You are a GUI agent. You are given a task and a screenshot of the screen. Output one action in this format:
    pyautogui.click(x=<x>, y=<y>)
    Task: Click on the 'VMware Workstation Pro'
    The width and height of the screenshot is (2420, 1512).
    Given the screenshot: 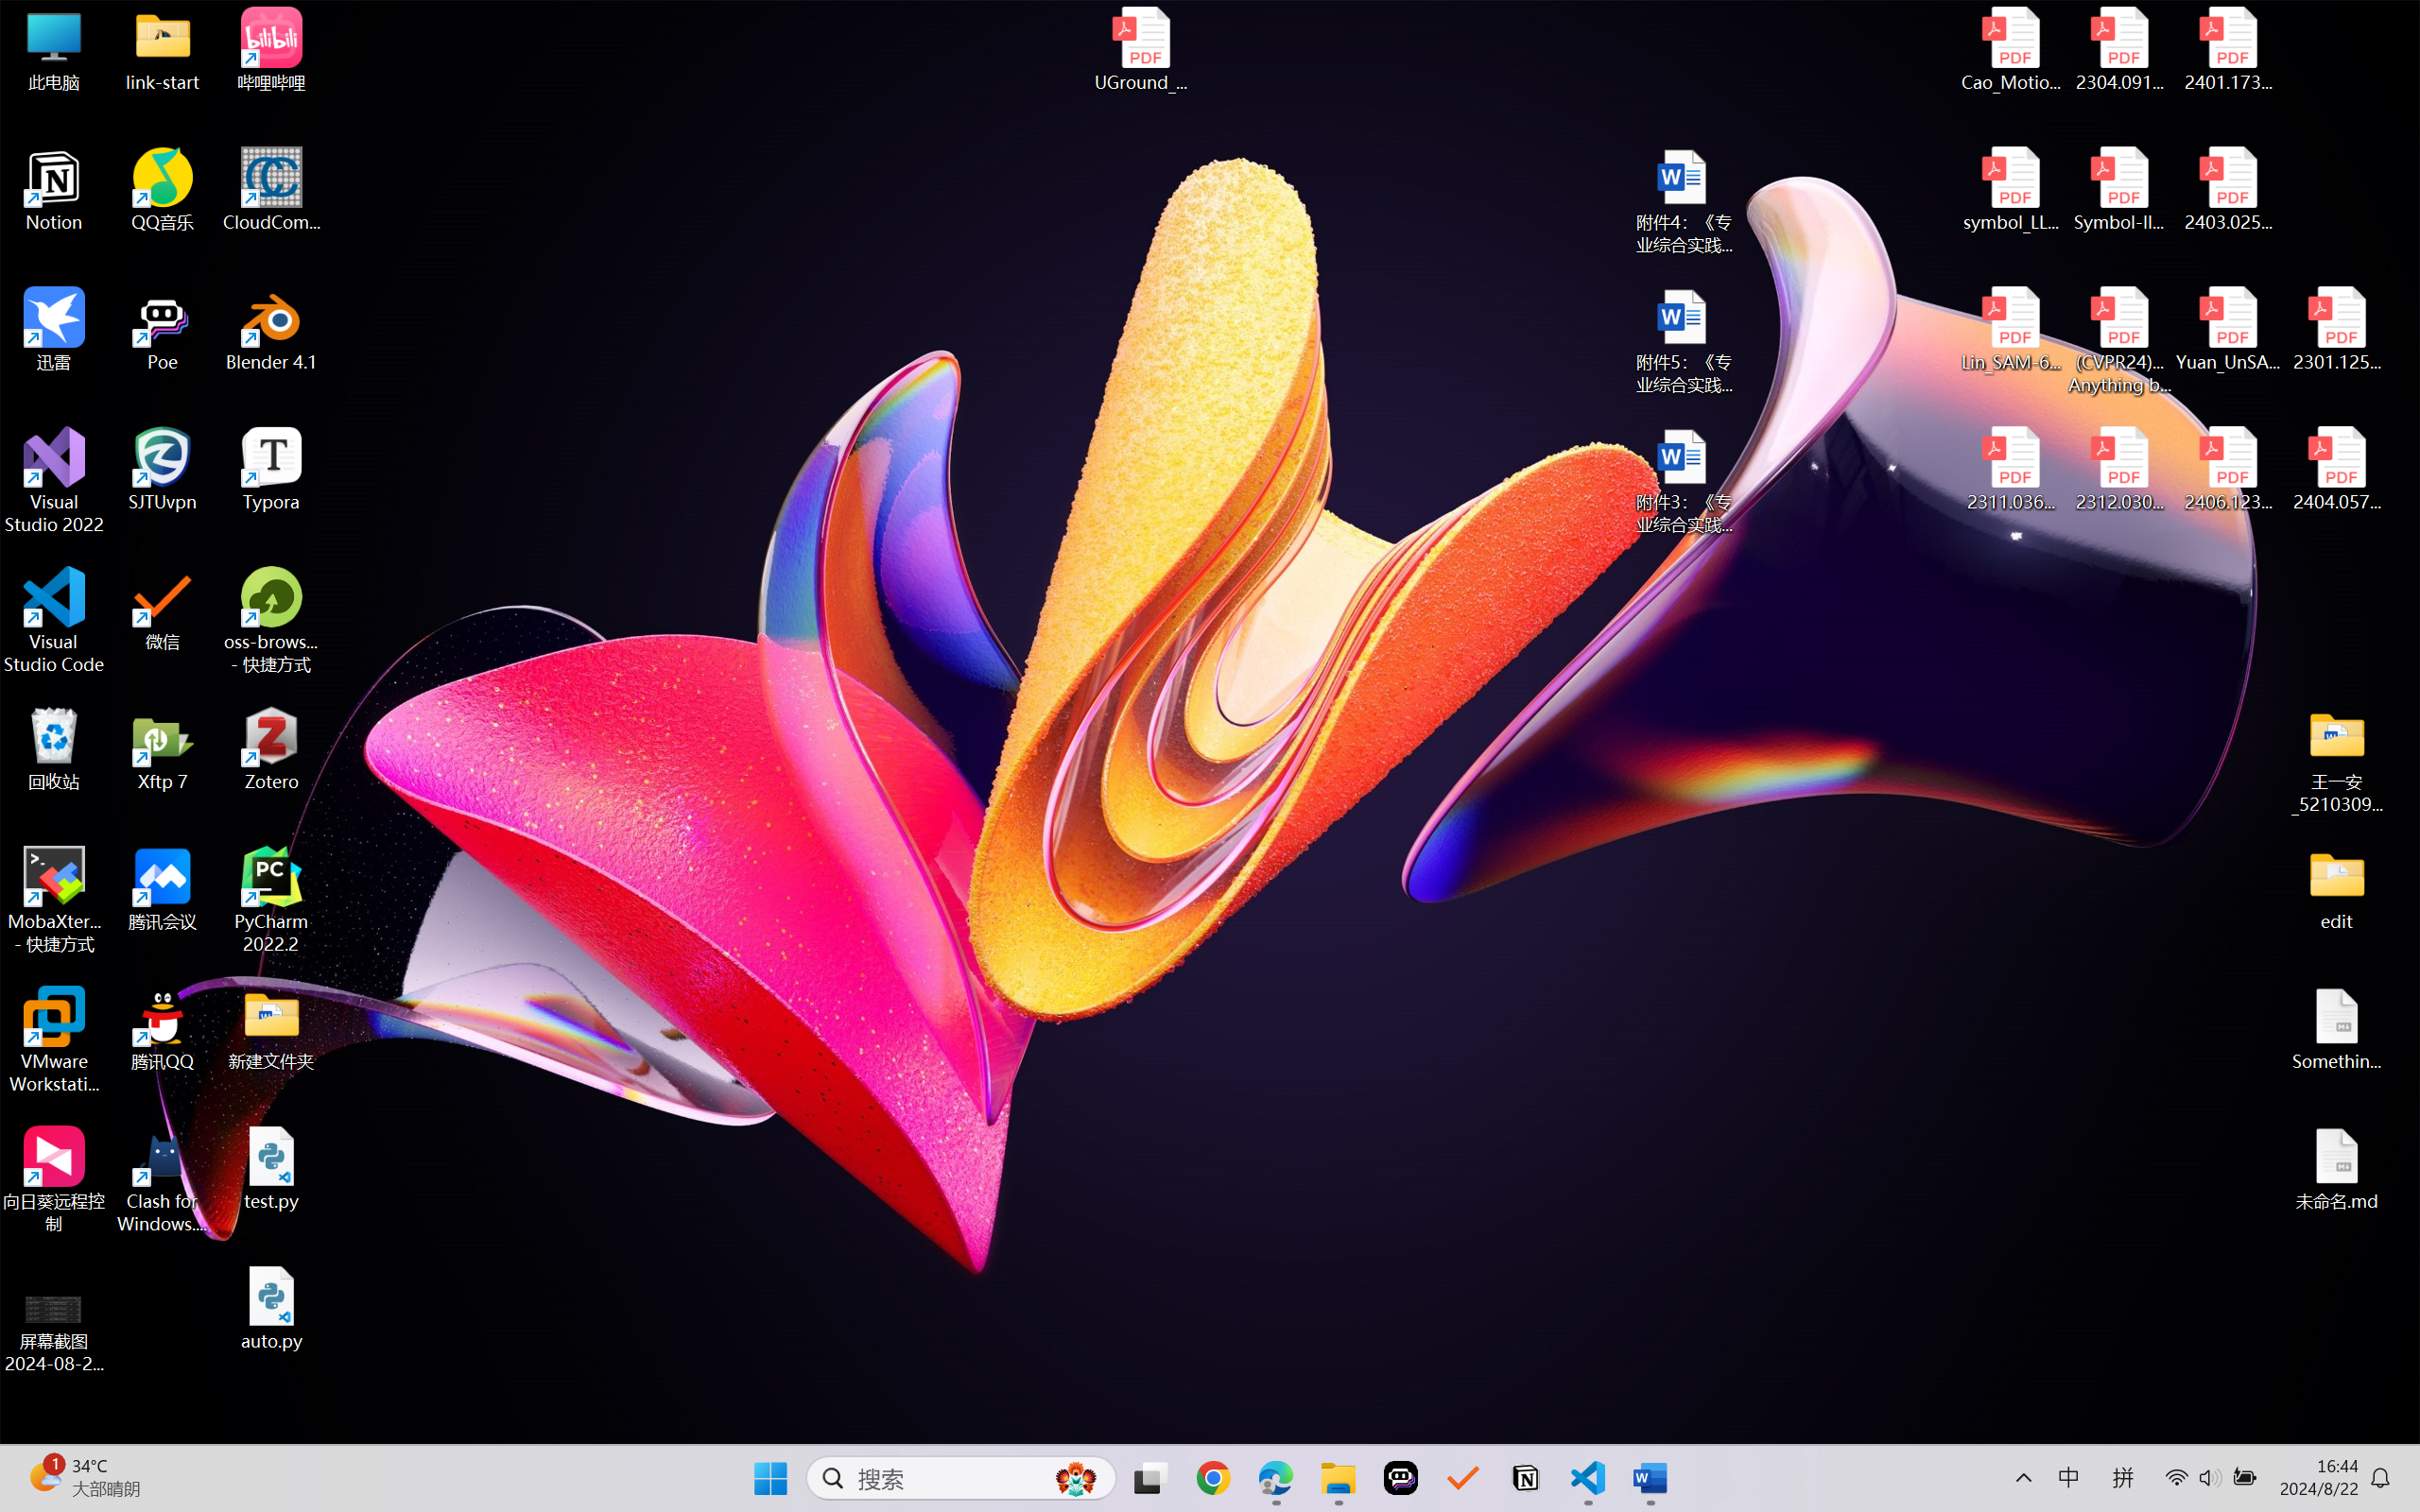 What is the action you would take?
    pyautogui.click(x=53, y=1040)
    